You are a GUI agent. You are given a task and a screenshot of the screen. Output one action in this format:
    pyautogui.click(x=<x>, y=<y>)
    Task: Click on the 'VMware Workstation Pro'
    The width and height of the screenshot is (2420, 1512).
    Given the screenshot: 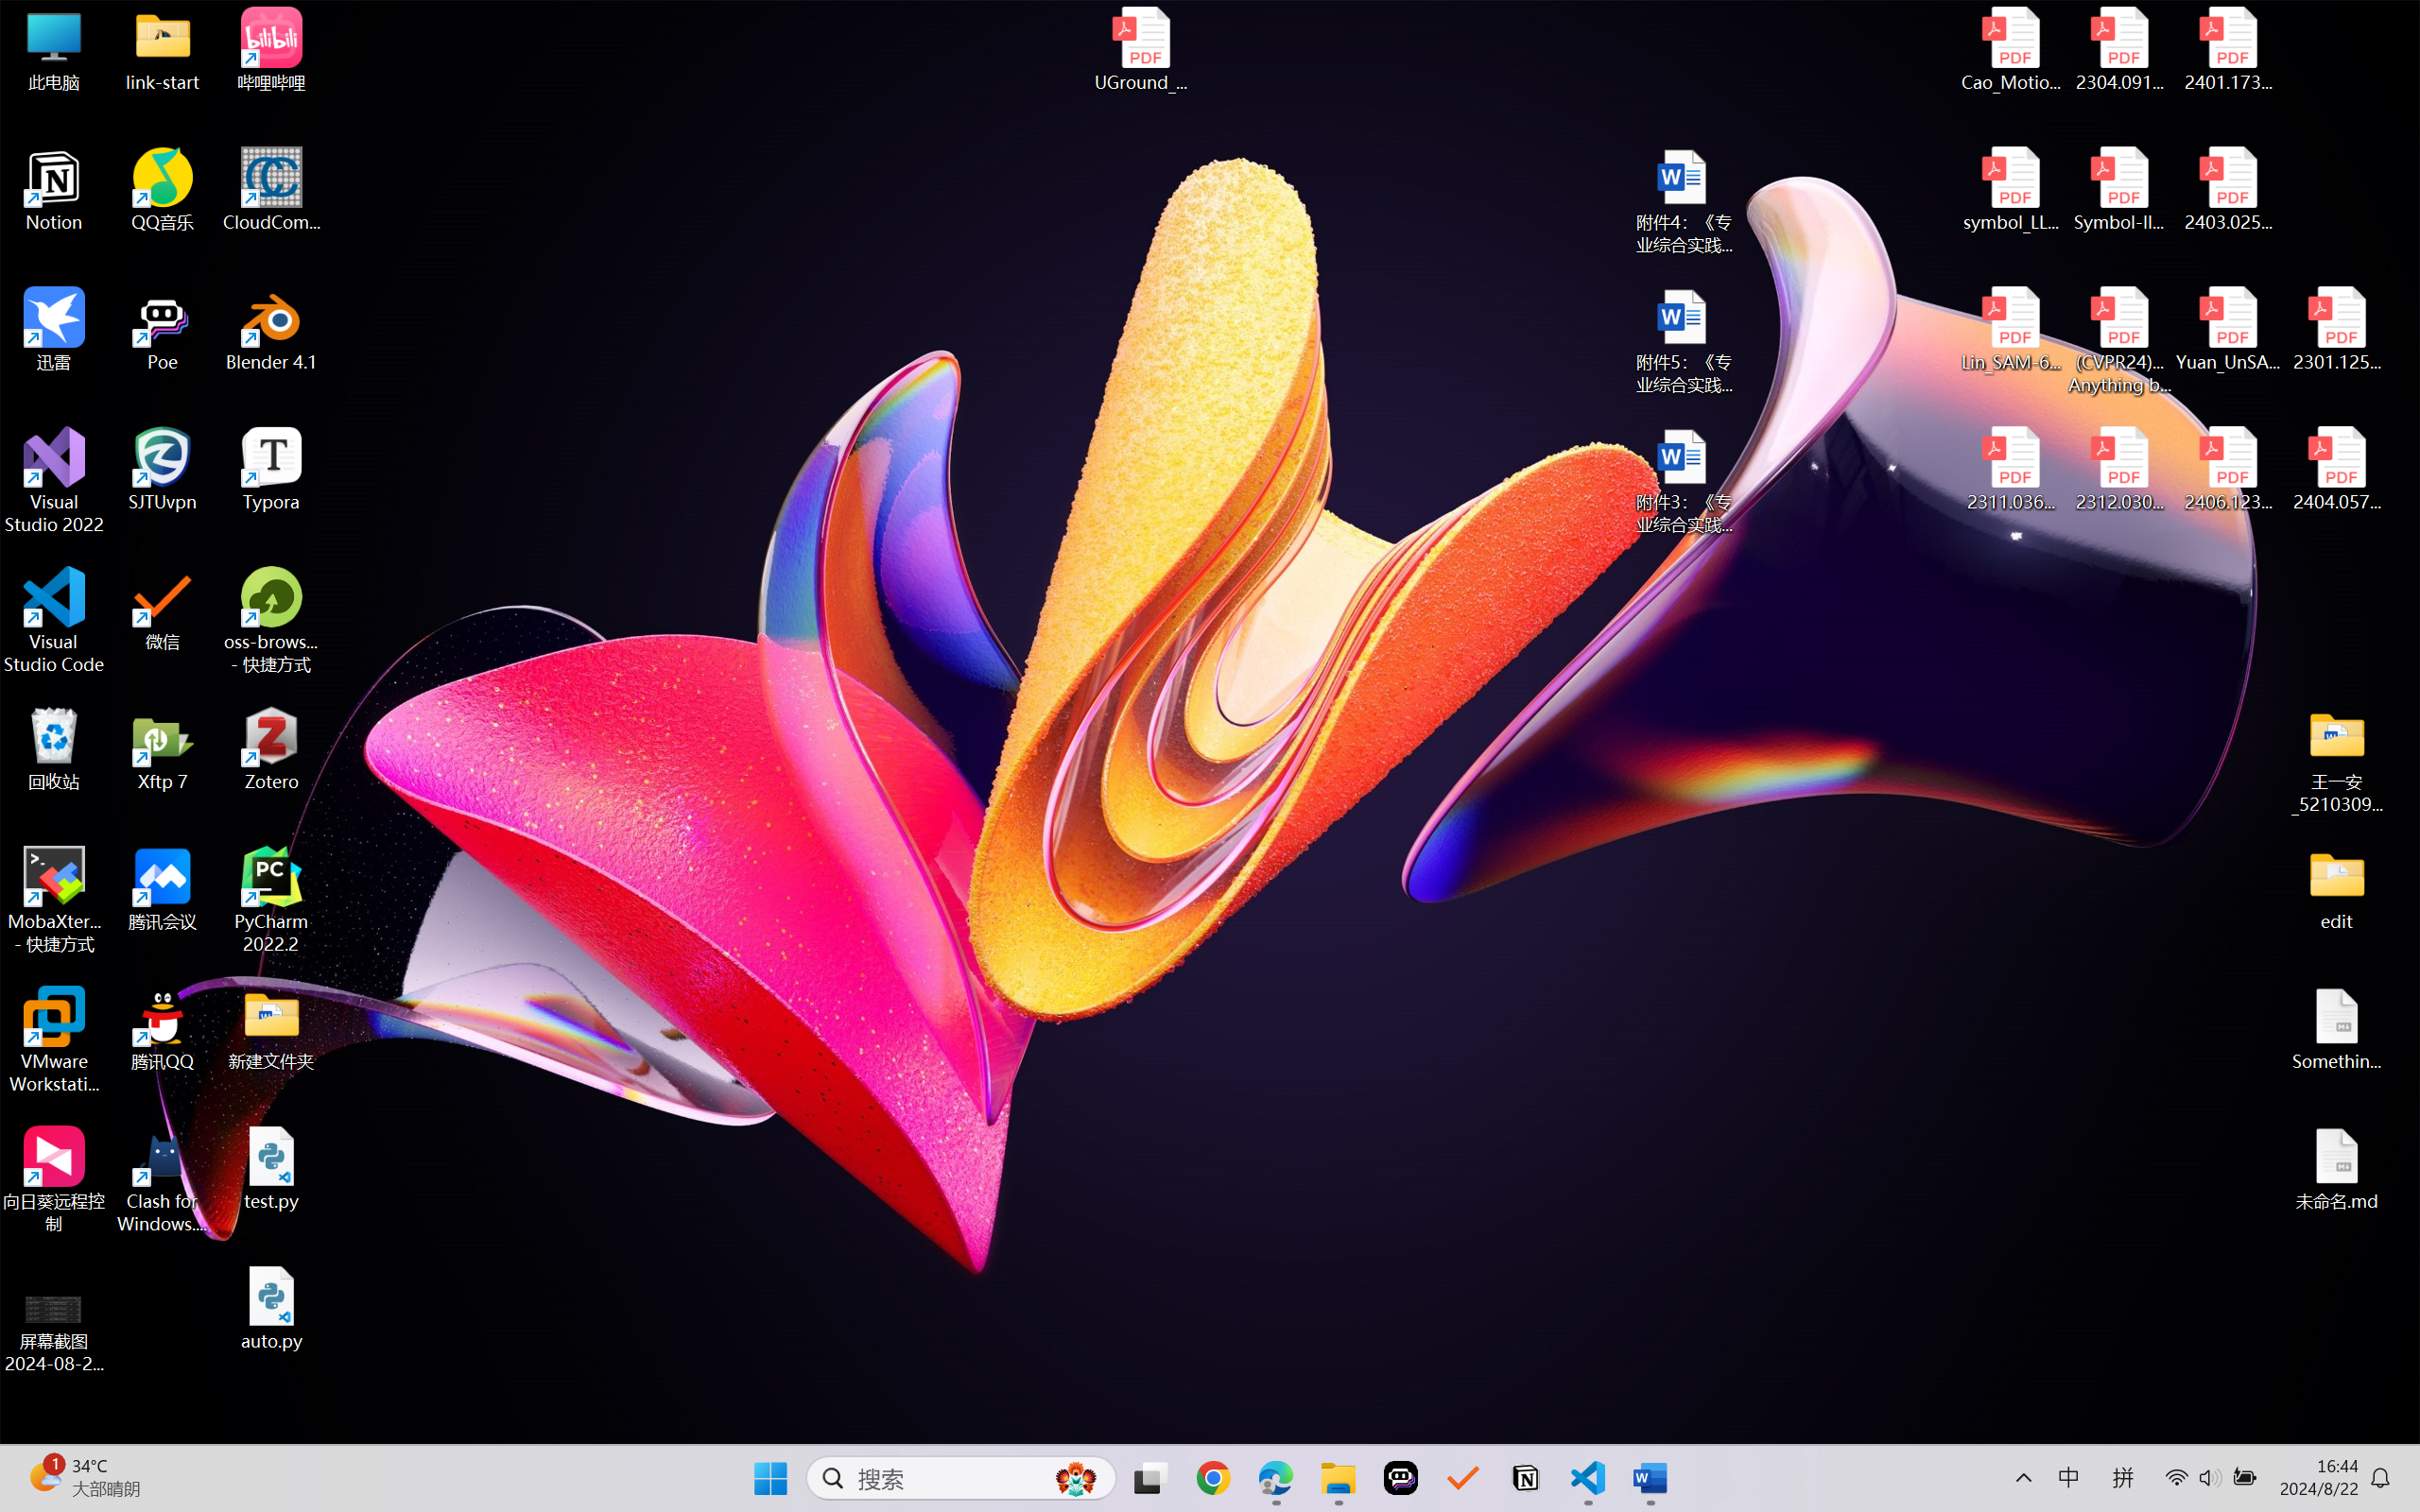 What is the action you would take?
    pyautogui.click(x=53, y=1040)
    